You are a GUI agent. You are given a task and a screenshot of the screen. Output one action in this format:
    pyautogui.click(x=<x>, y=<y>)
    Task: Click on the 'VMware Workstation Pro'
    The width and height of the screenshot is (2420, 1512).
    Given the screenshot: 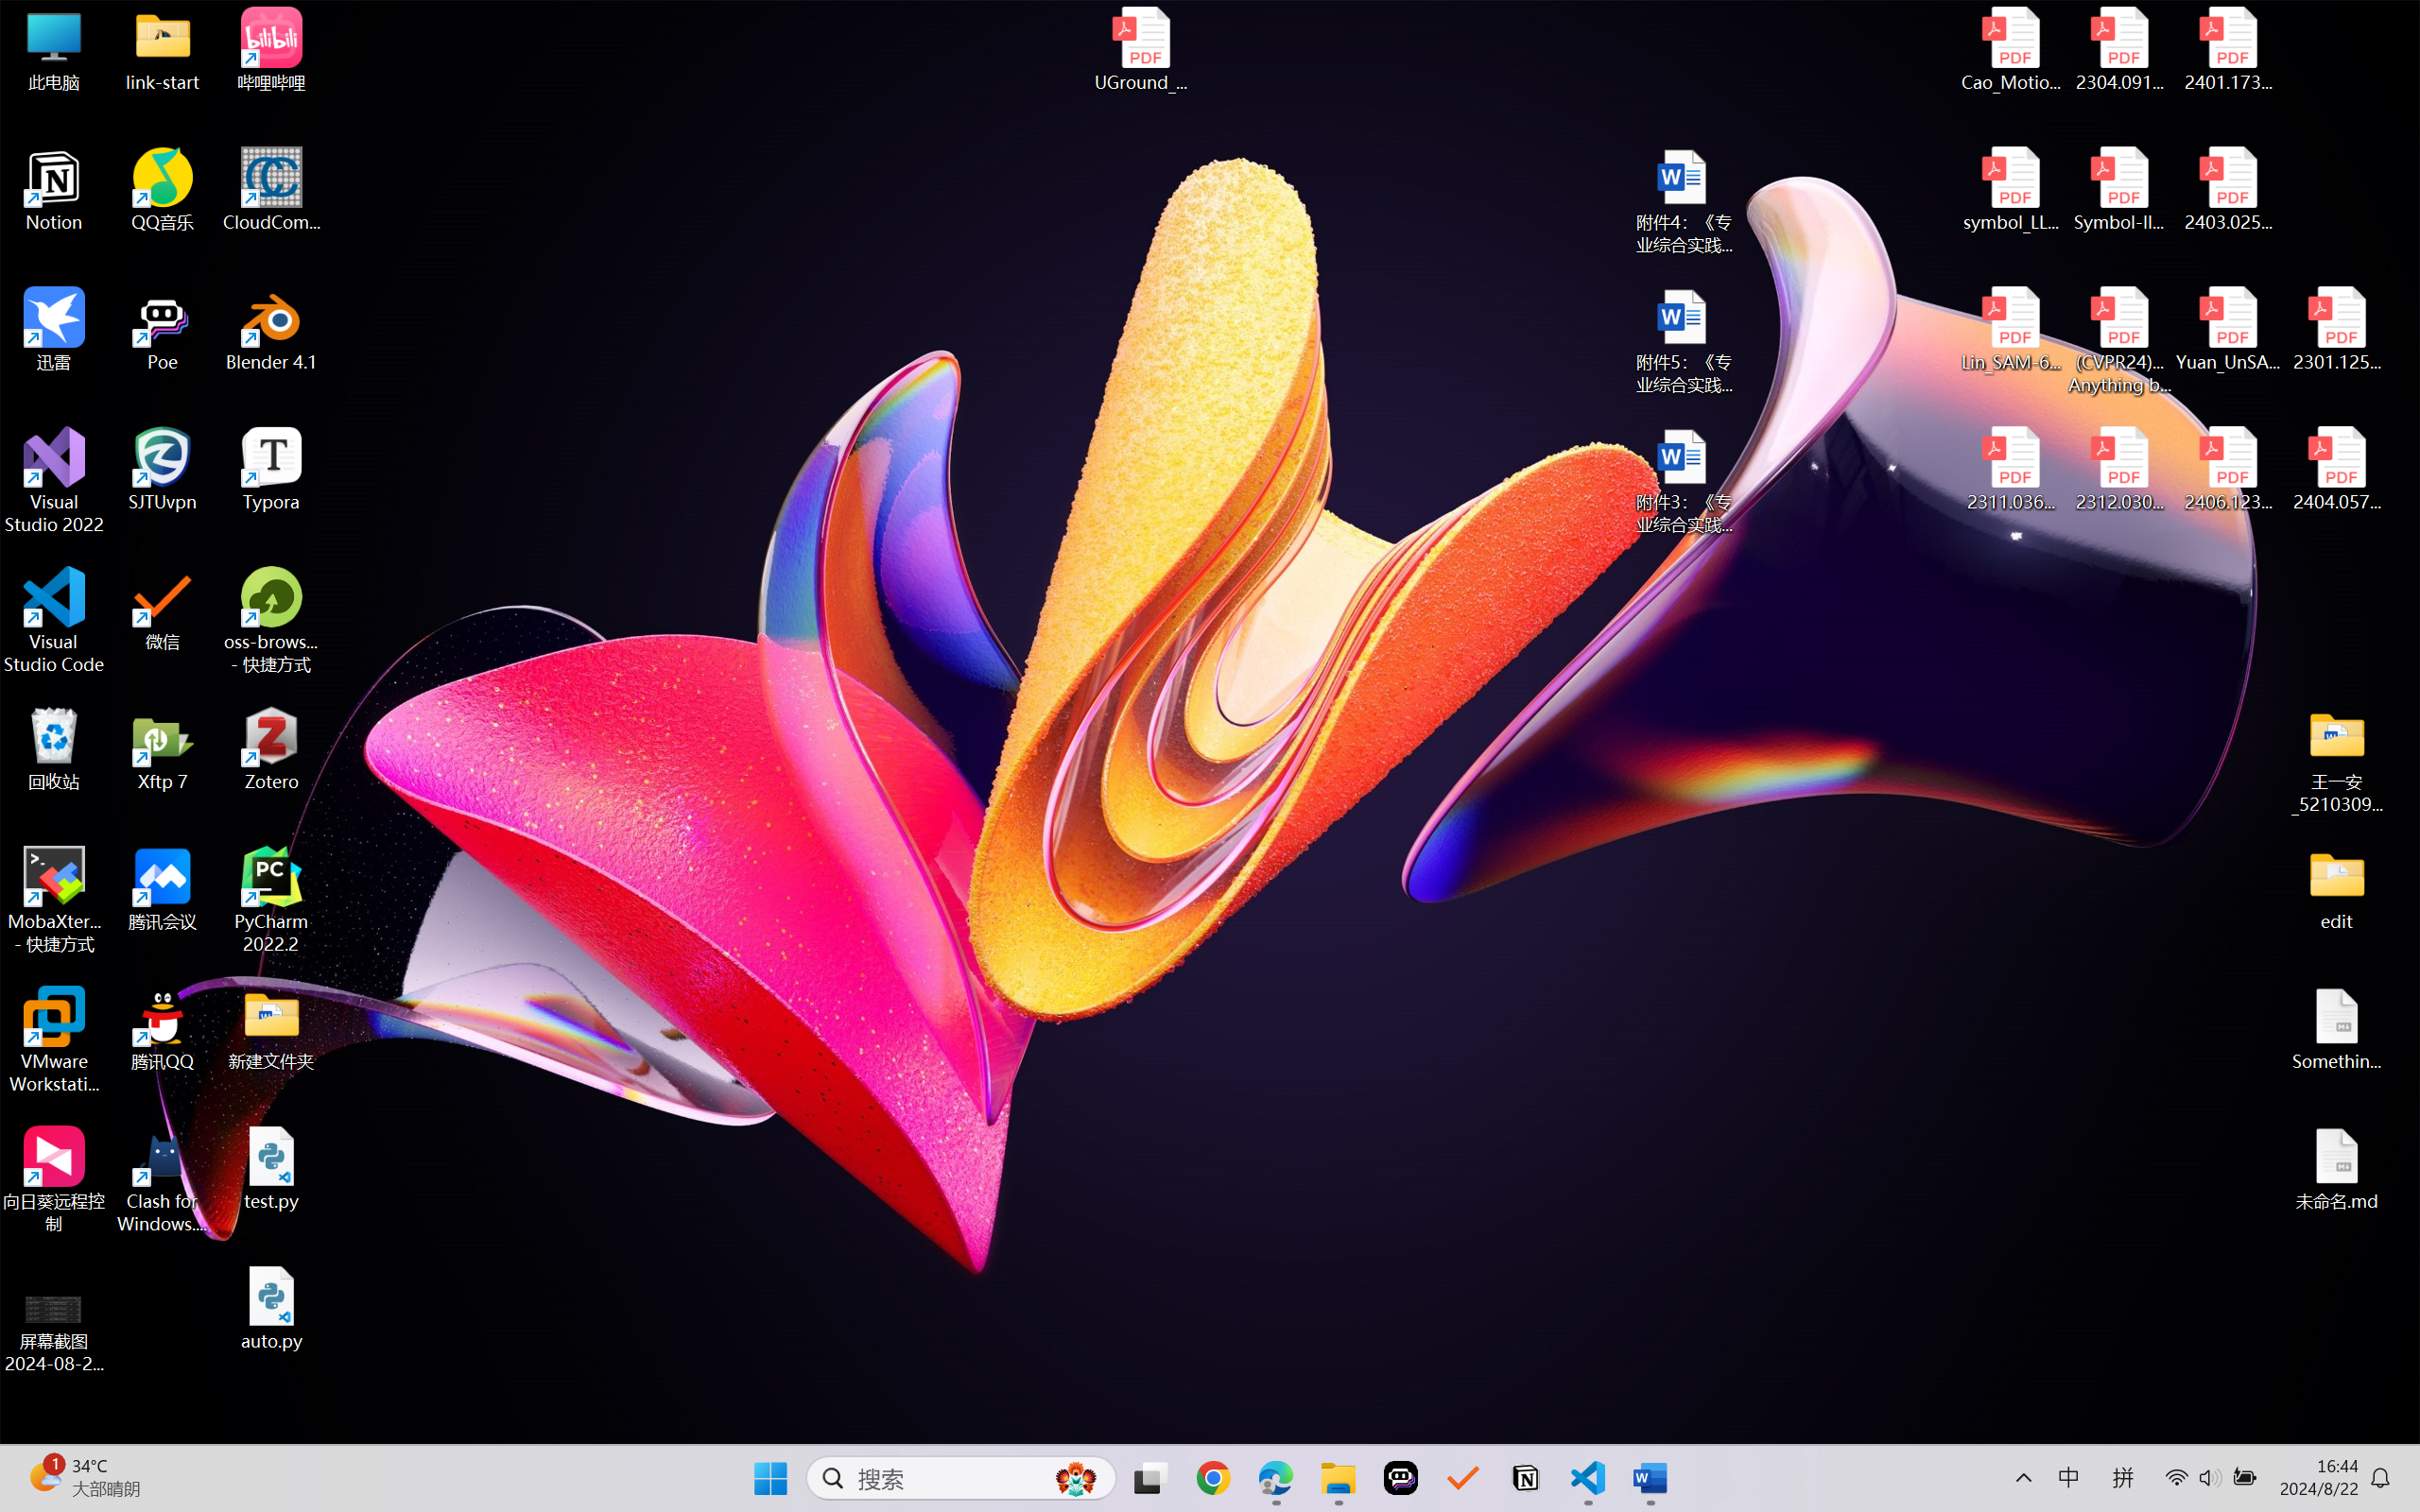 What is the action you would take?
    pyautogui.click(x=53, y=1040)
    